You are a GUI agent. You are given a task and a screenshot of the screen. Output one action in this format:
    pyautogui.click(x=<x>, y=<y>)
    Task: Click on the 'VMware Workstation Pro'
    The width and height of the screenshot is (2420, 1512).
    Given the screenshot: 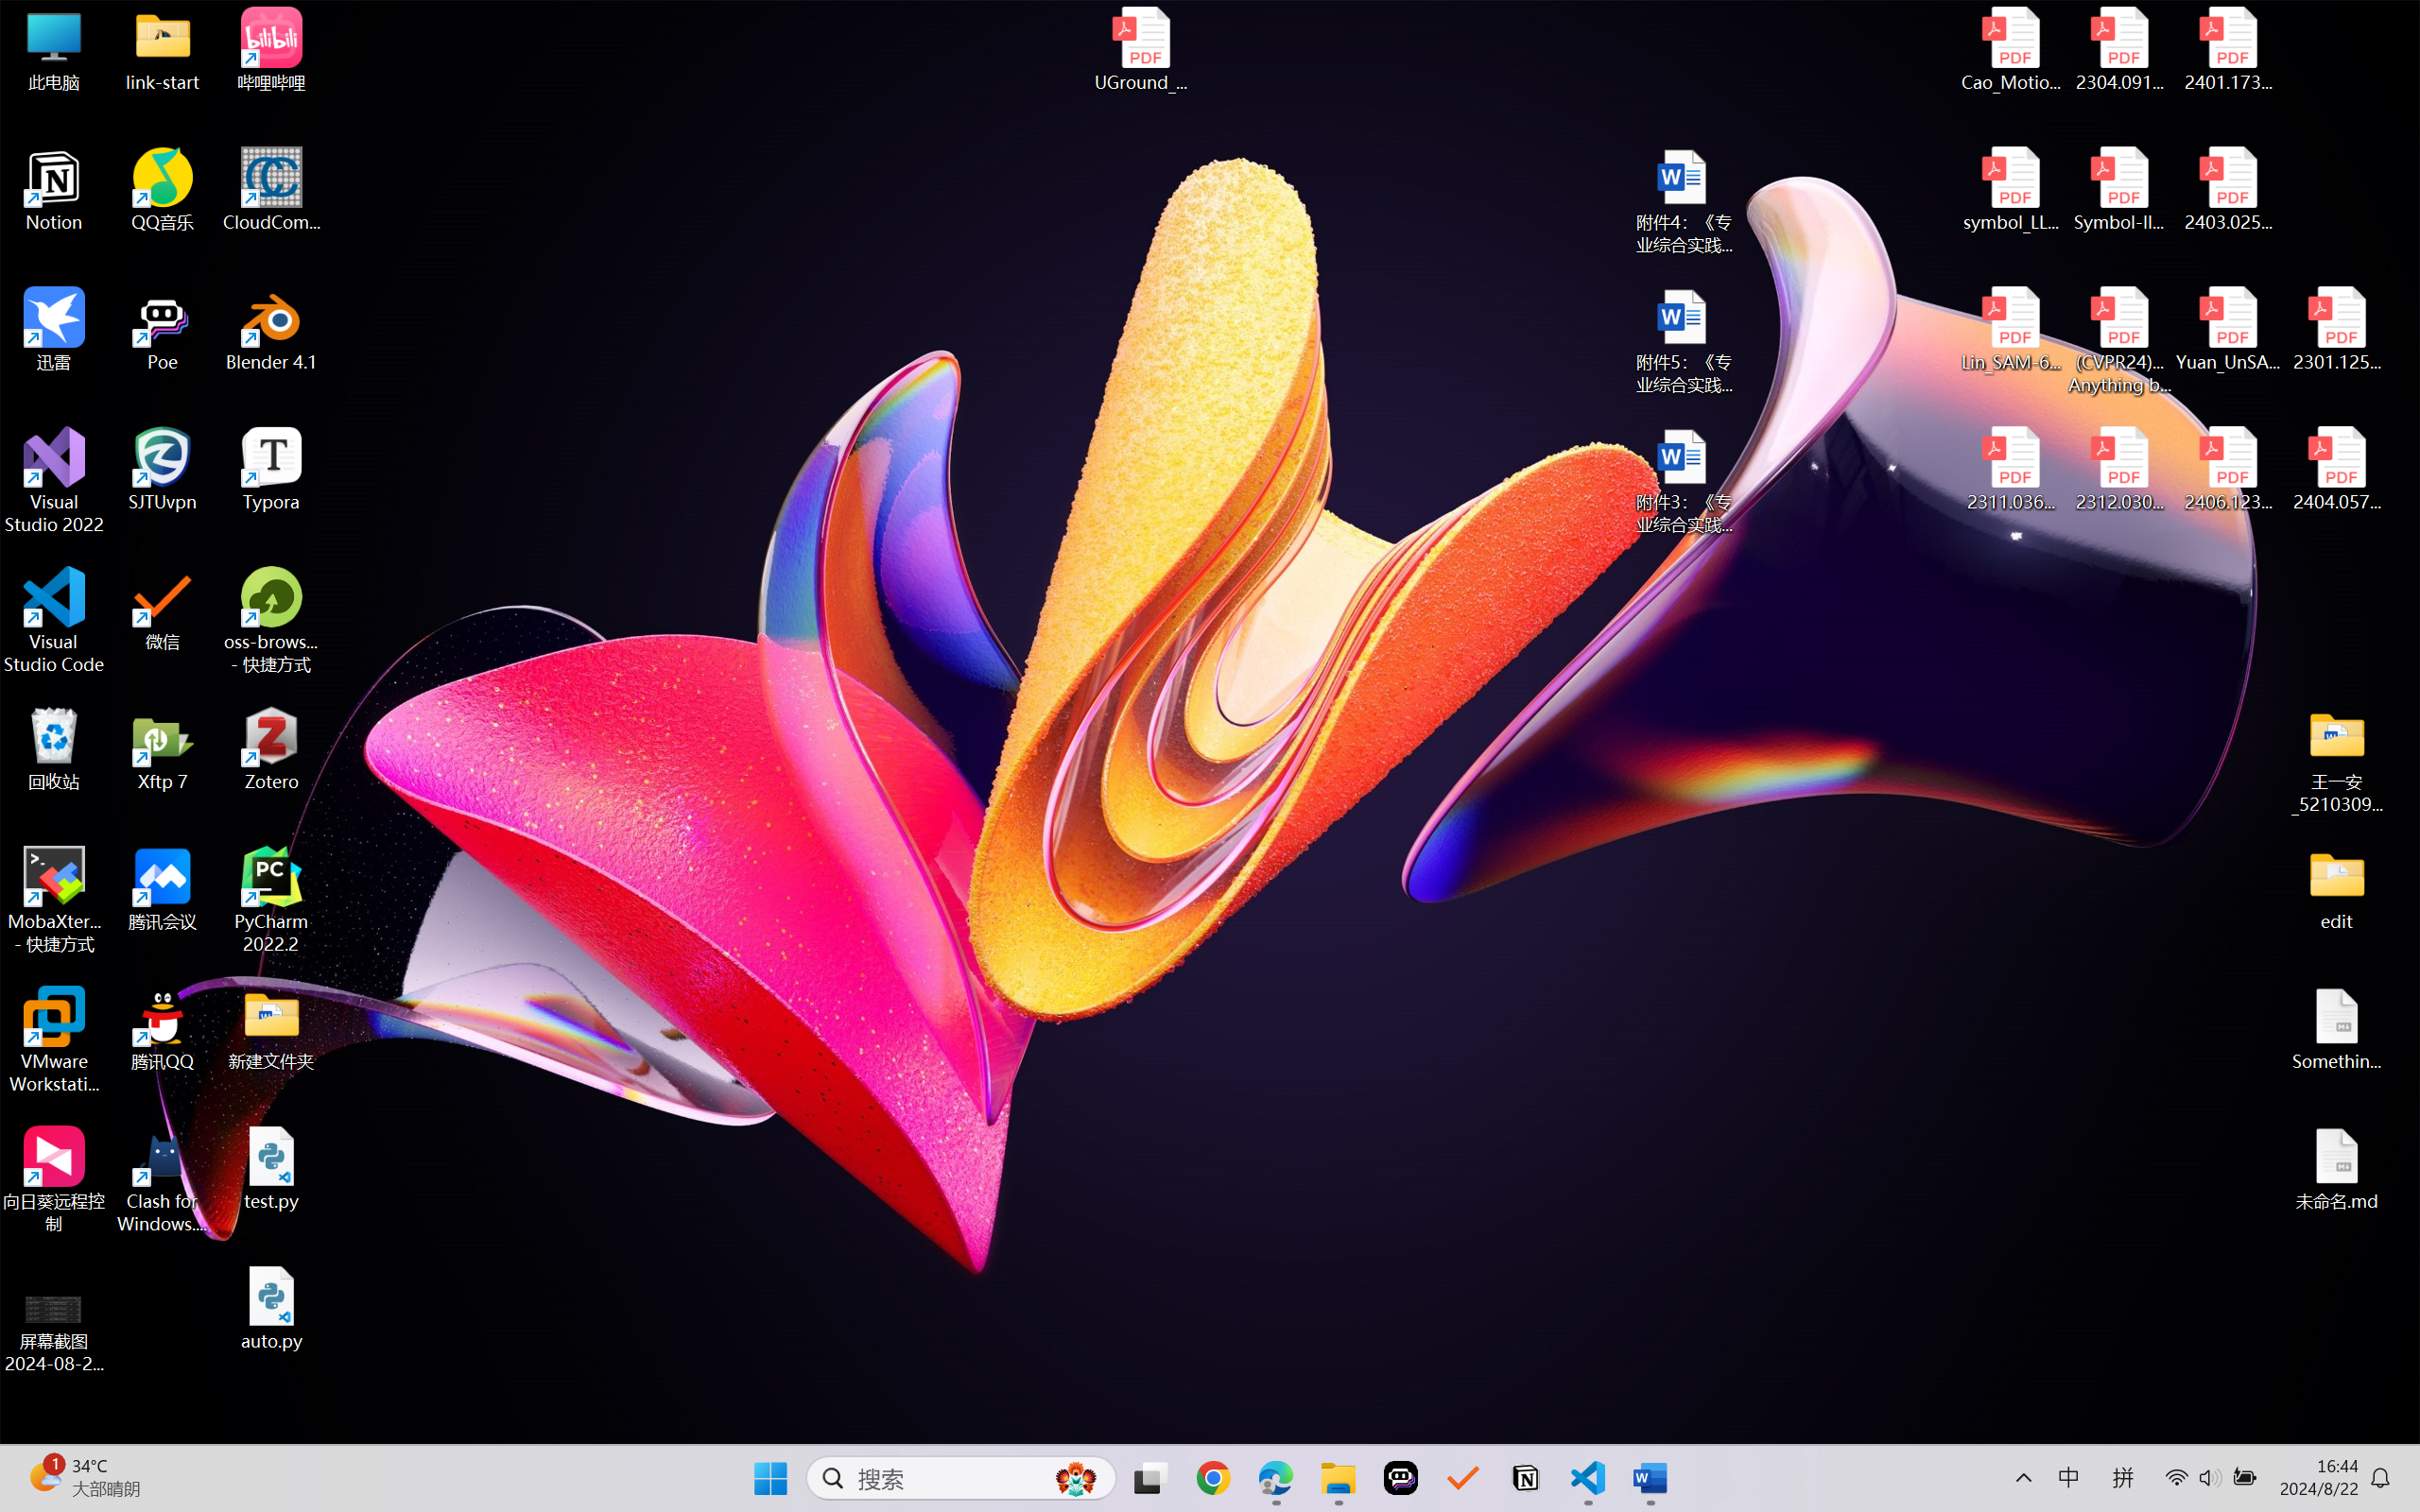 What is the action you would take?
    pyautogui.click(x=53, y=1040)
    